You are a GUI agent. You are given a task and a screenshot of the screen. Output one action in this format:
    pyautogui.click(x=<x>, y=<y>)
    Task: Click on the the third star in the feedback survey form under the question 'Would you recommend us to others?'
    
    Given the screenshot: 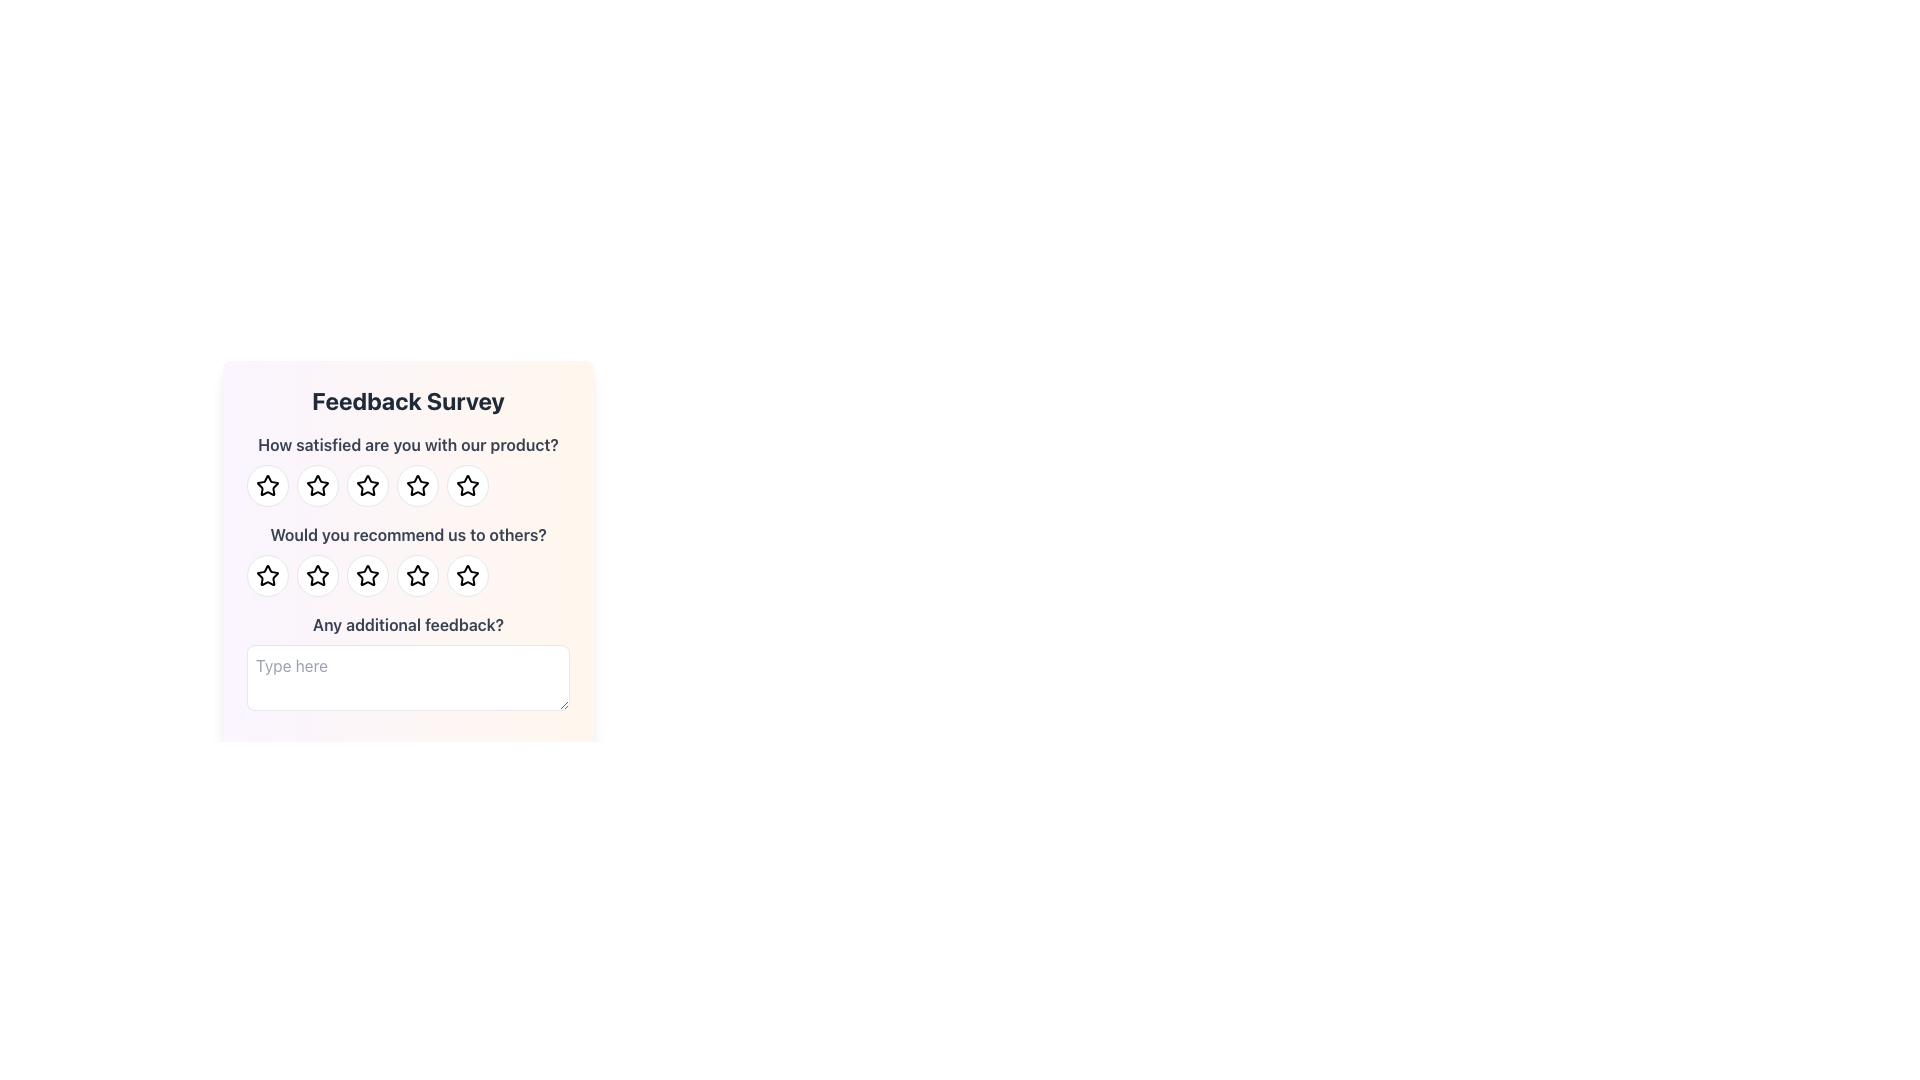 What is the action you would take?
    pyautogui.click(x=416, y=575)
    